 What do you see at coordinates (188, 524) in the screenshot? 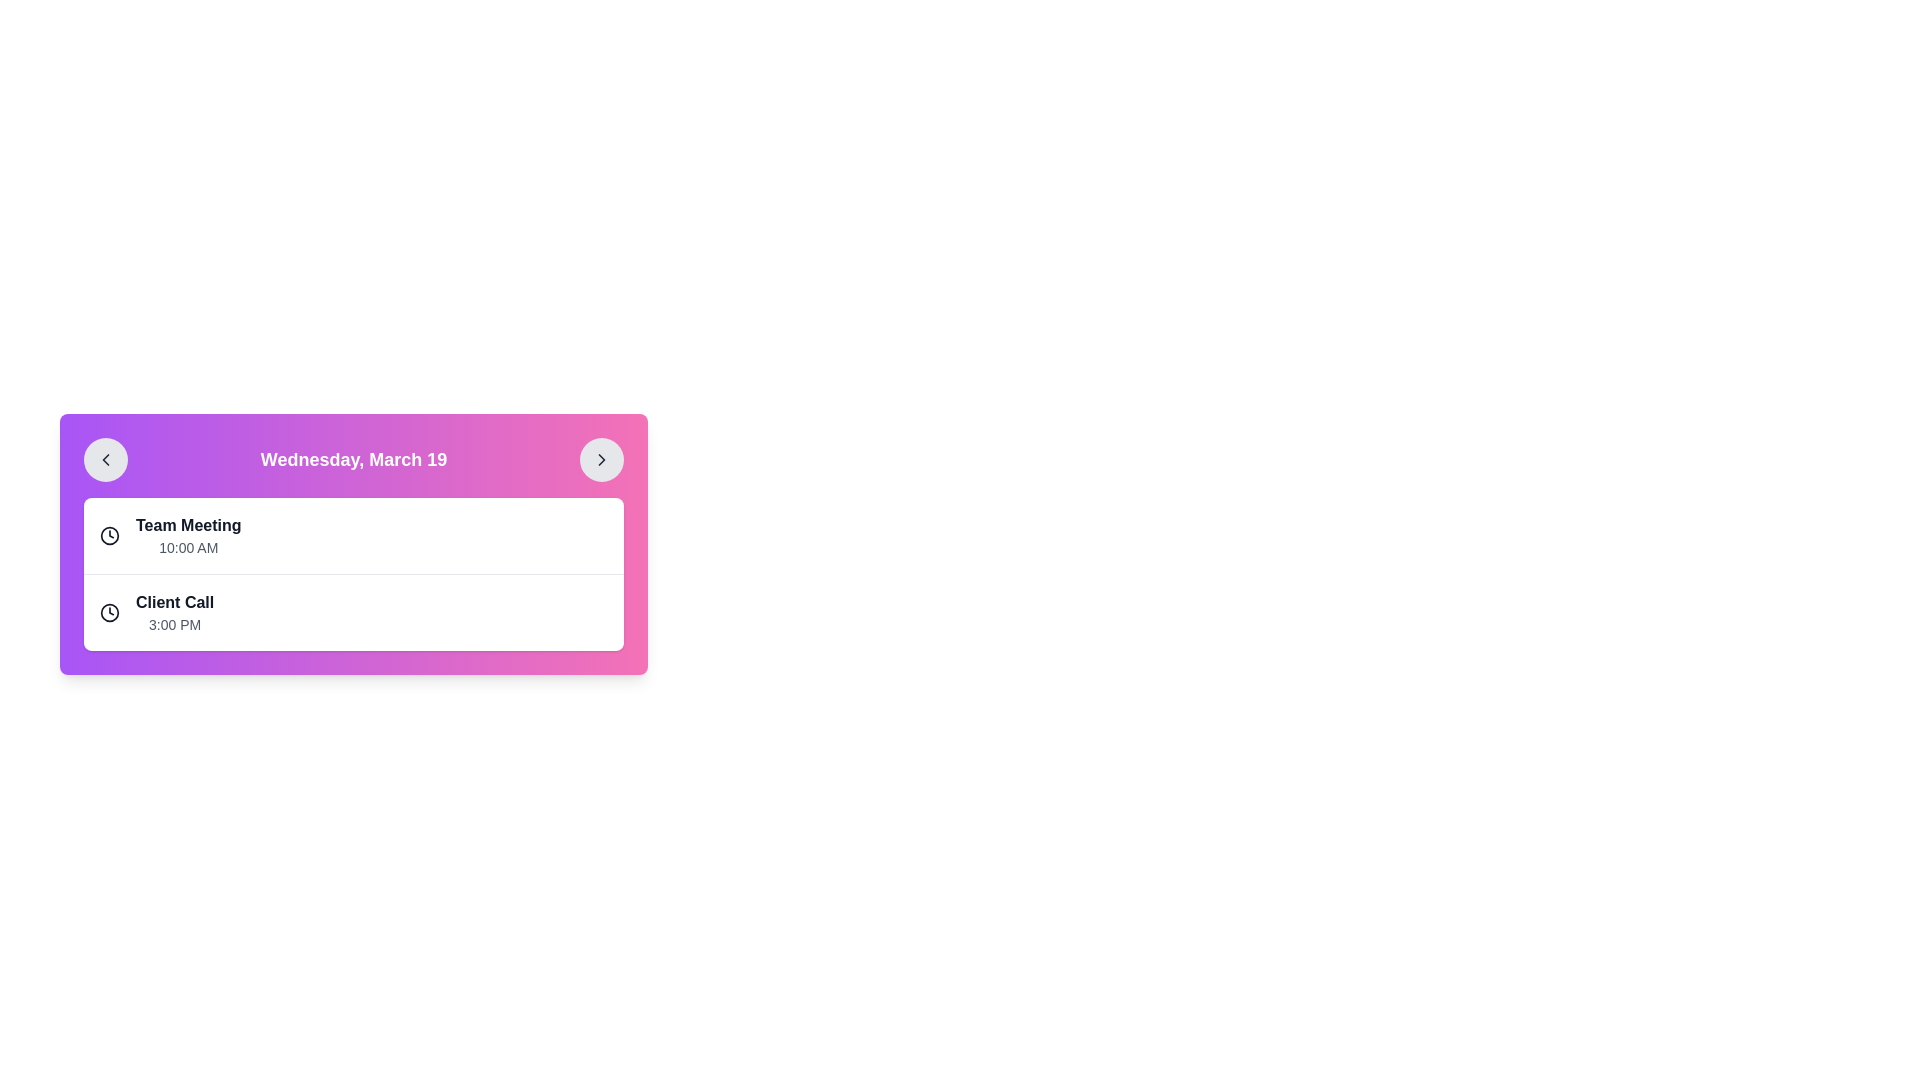
I see `bold black text displaying 'Team Meeting' located at the top of the event block within a white card layout` at bounding box center [188, 524].